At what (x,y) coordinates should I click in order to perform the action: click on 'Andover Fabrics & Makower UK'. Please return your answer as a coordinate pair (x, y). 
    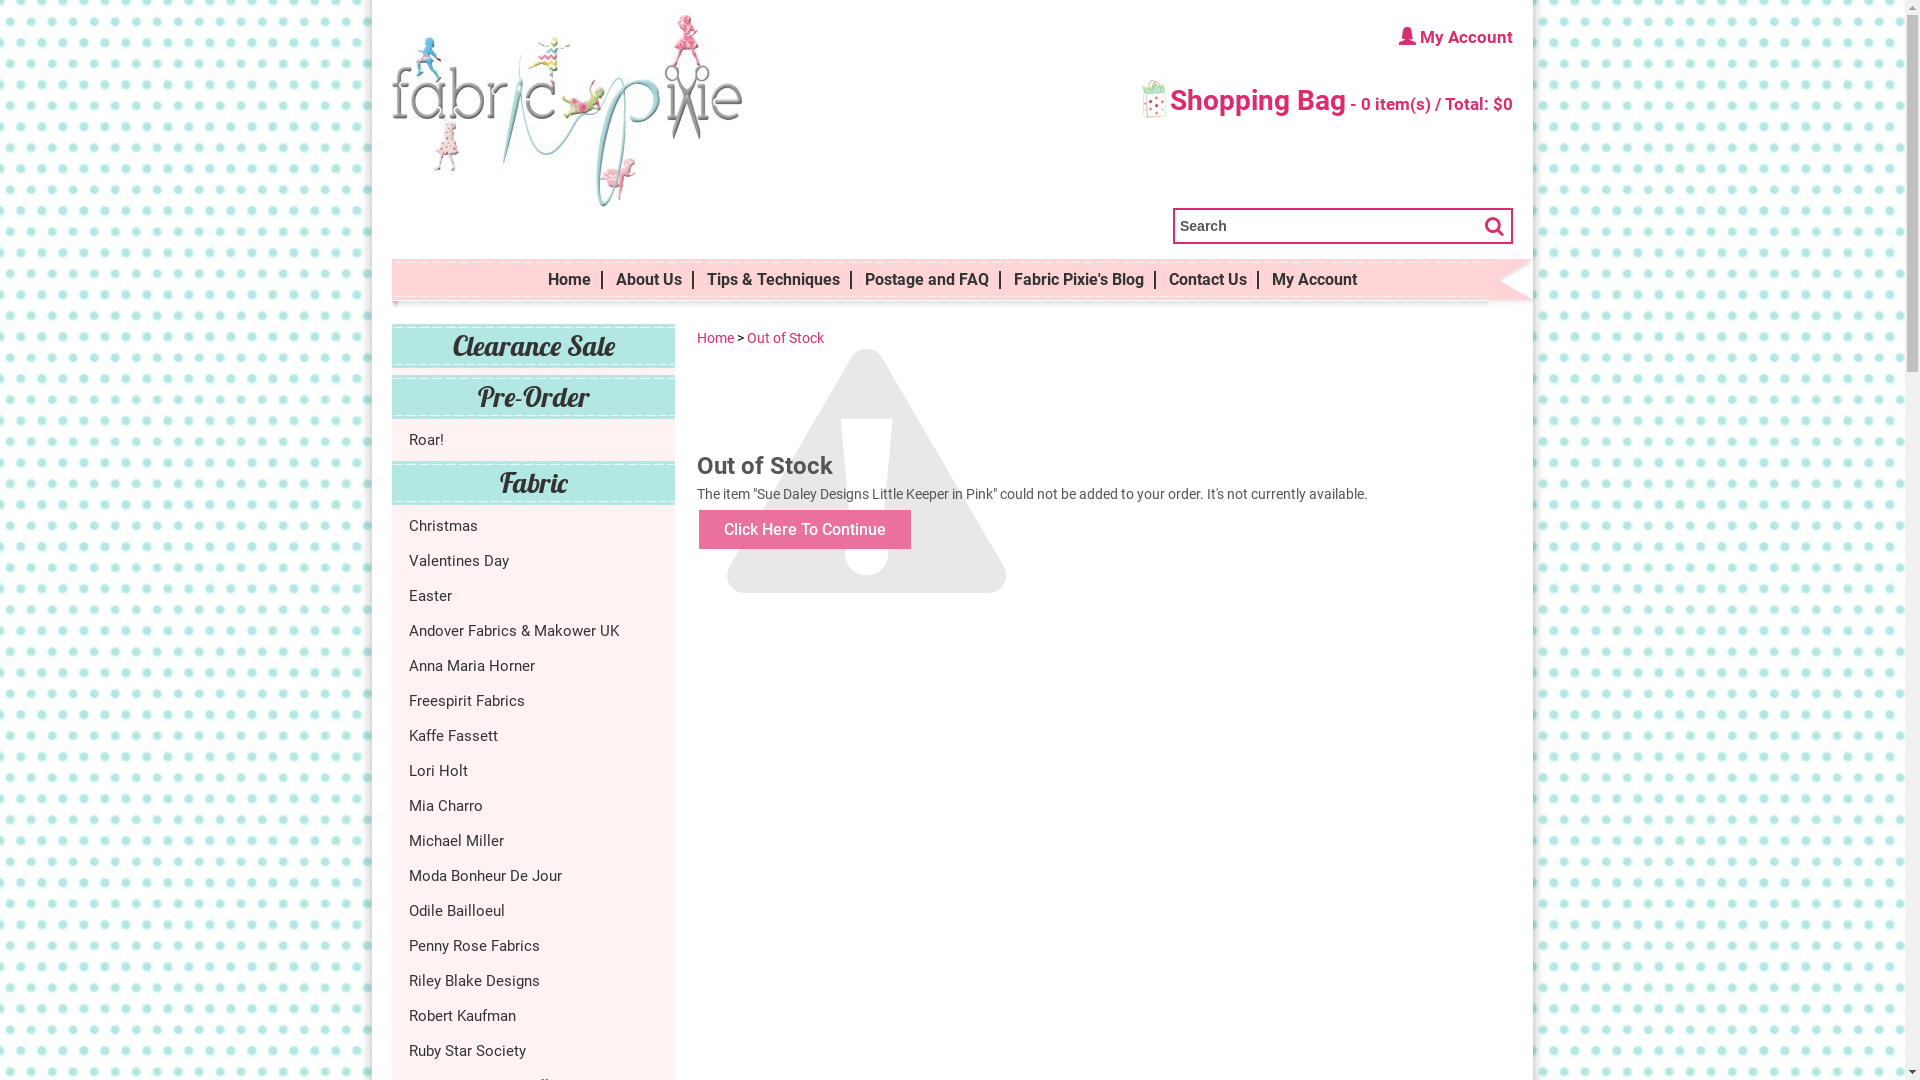
    Looking at the image, I should click on (533, 628).